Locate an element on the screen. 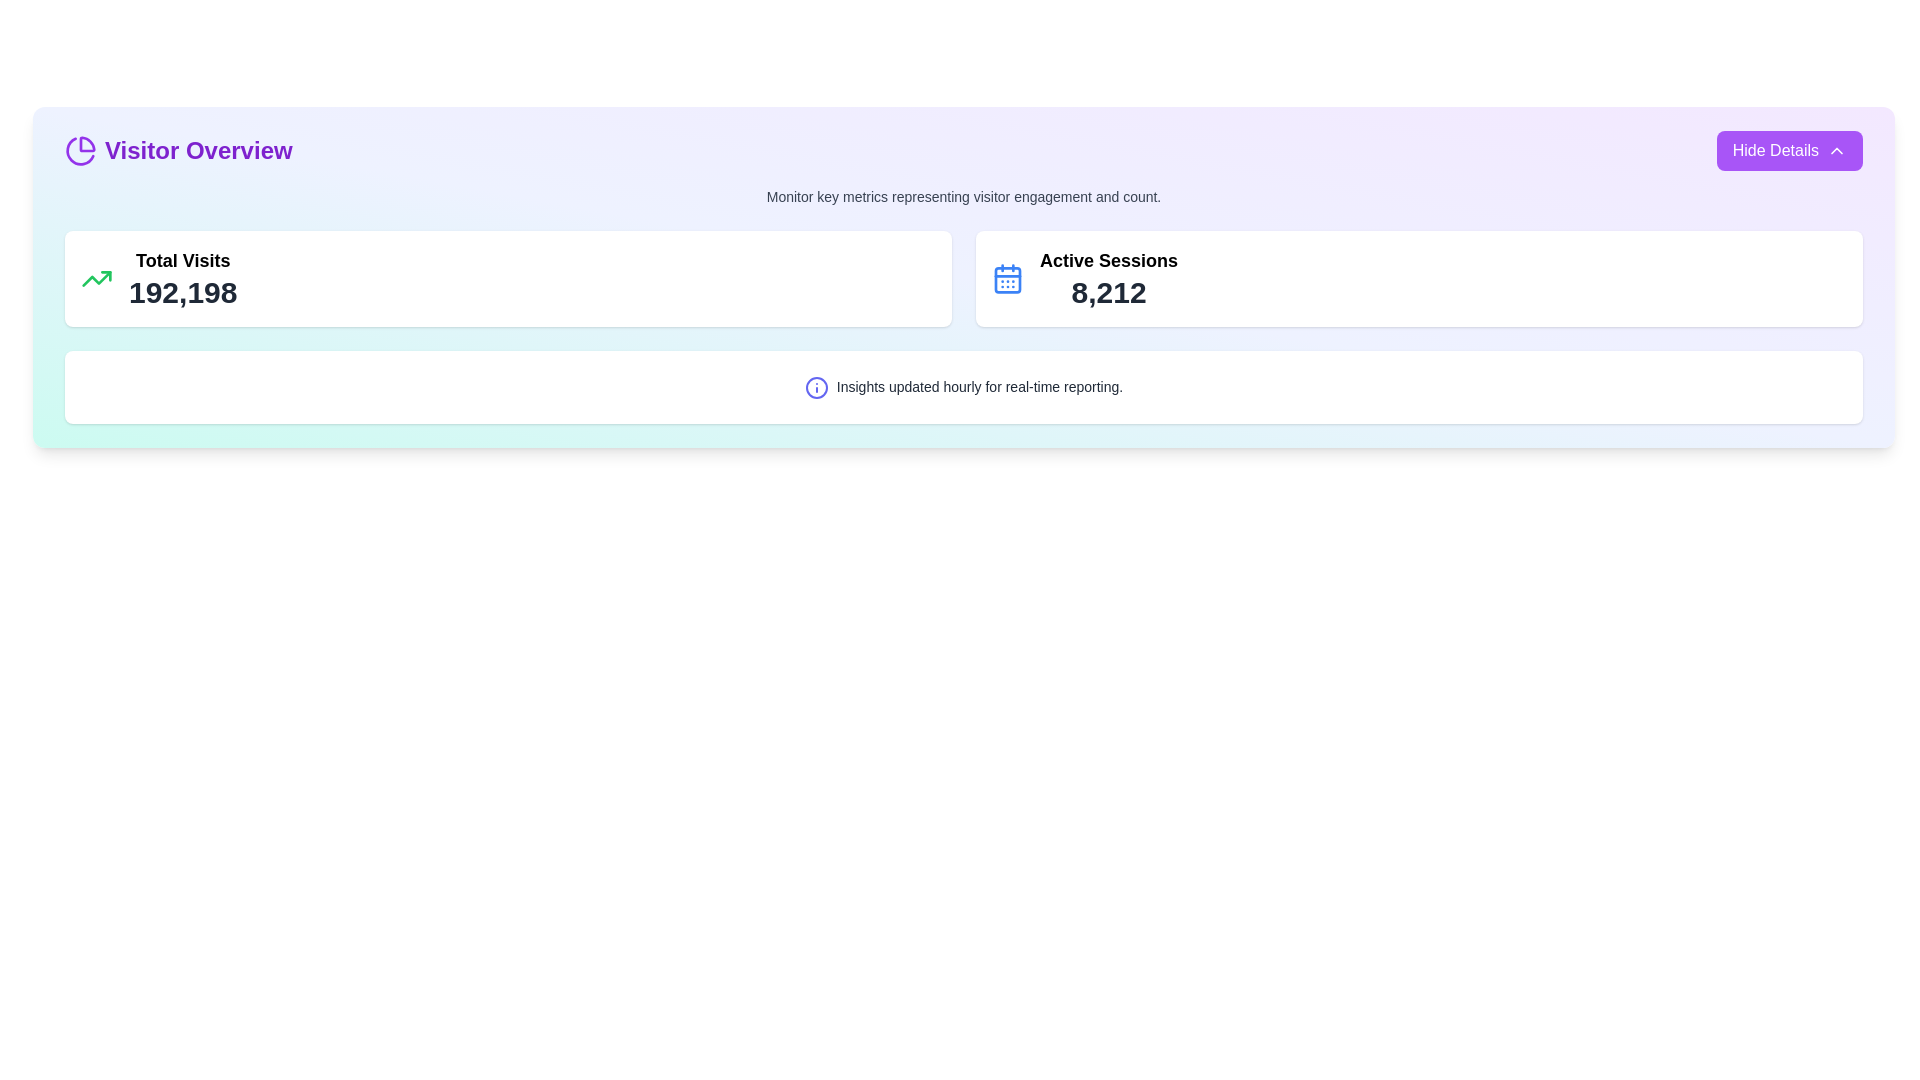 The width and height of the screenshot is (1920, 1080). the icon representing an increase or positive trend associated with 'Total Visits', located to the left of the text 'Total Visits 192,198' in the 'Visitor Overview' section is located at coordinates (95, 278).